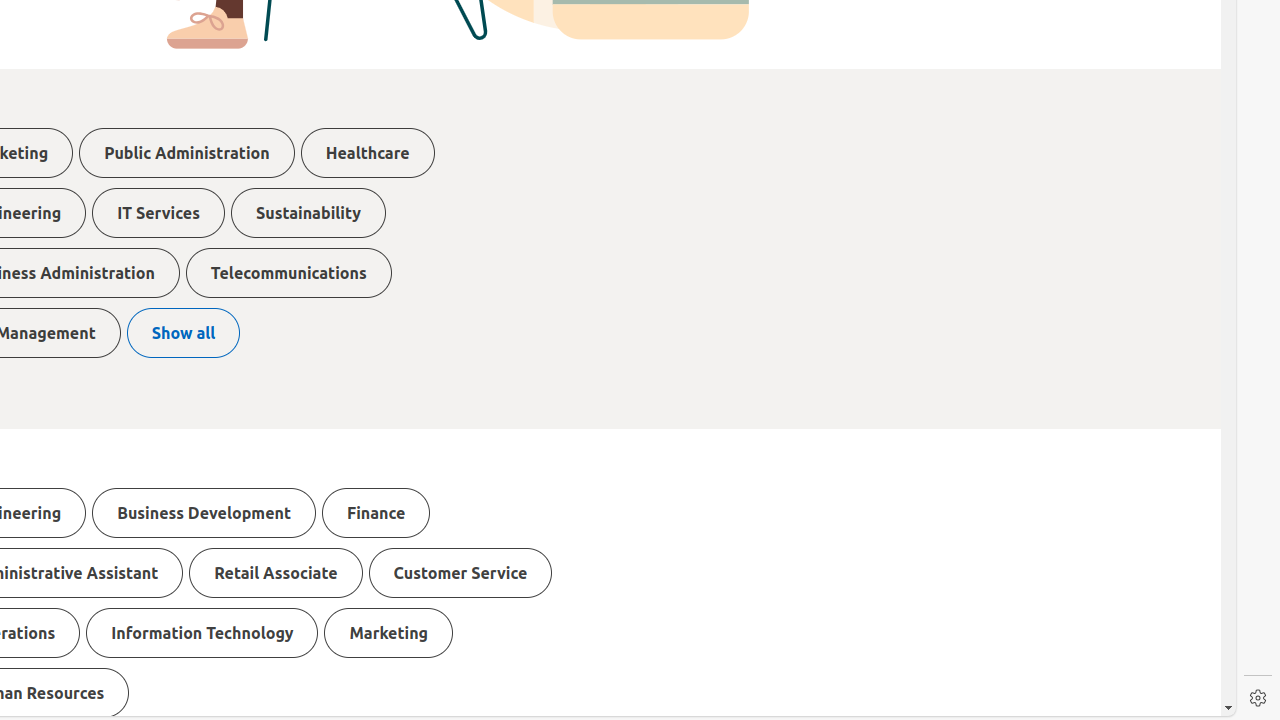 Image resolution: width=1280 pixels, height=720 pixels. I want to click on 'Settings', so click(1256, 696).